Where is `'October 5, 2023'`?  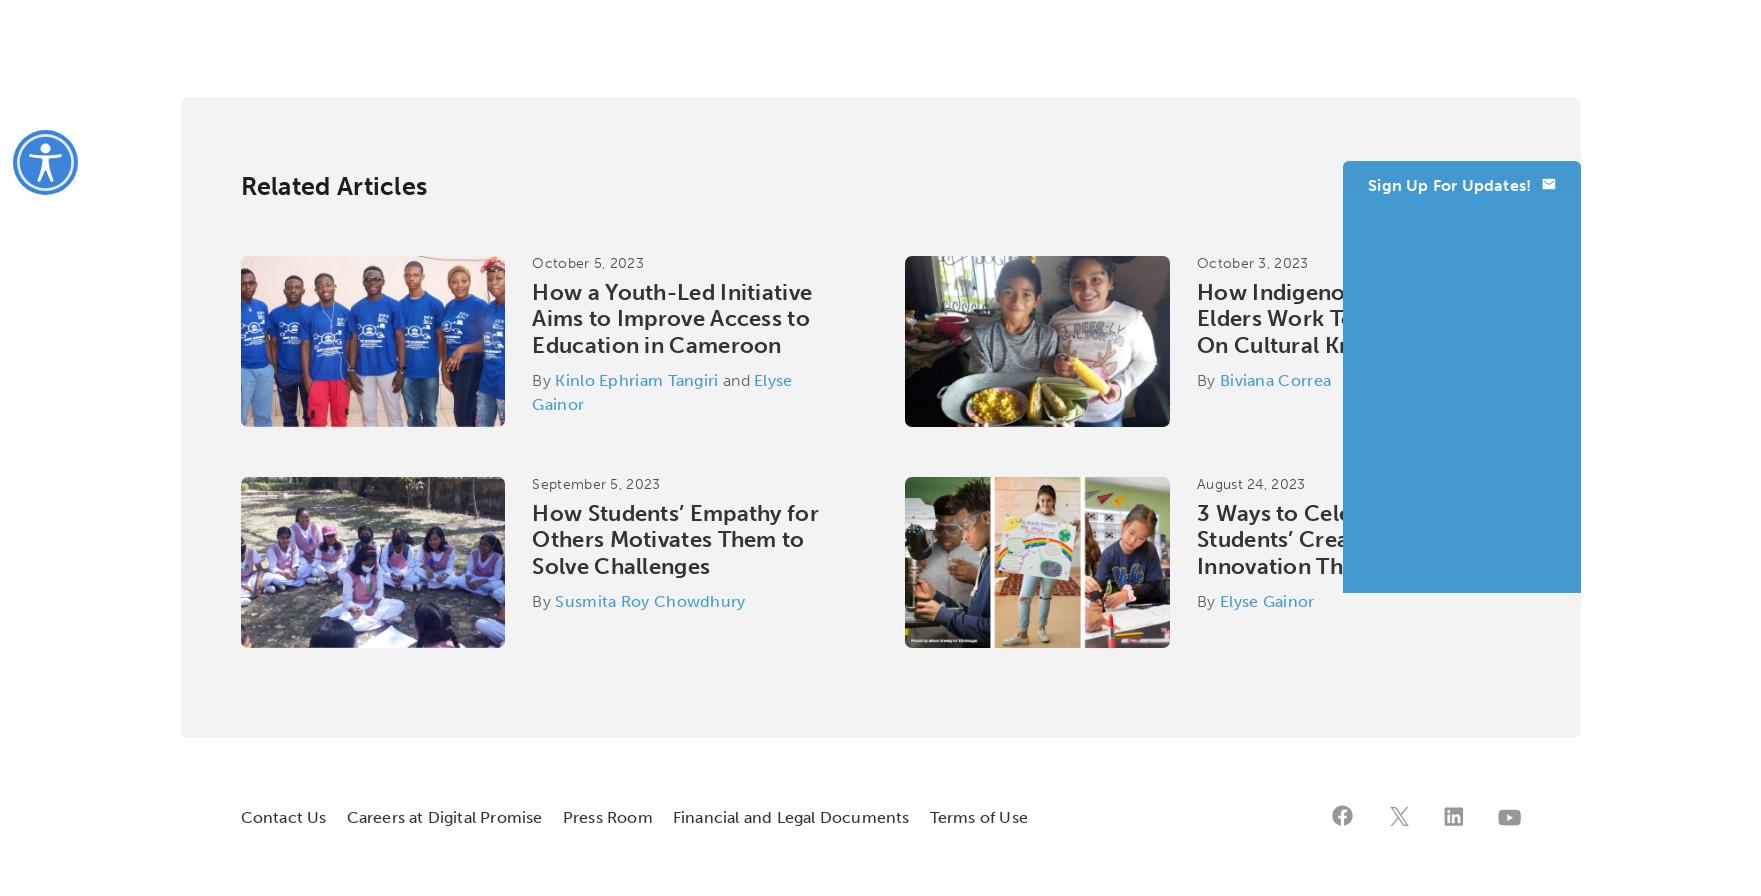
'October 5, 2023' is located at coordinates (587, 263).